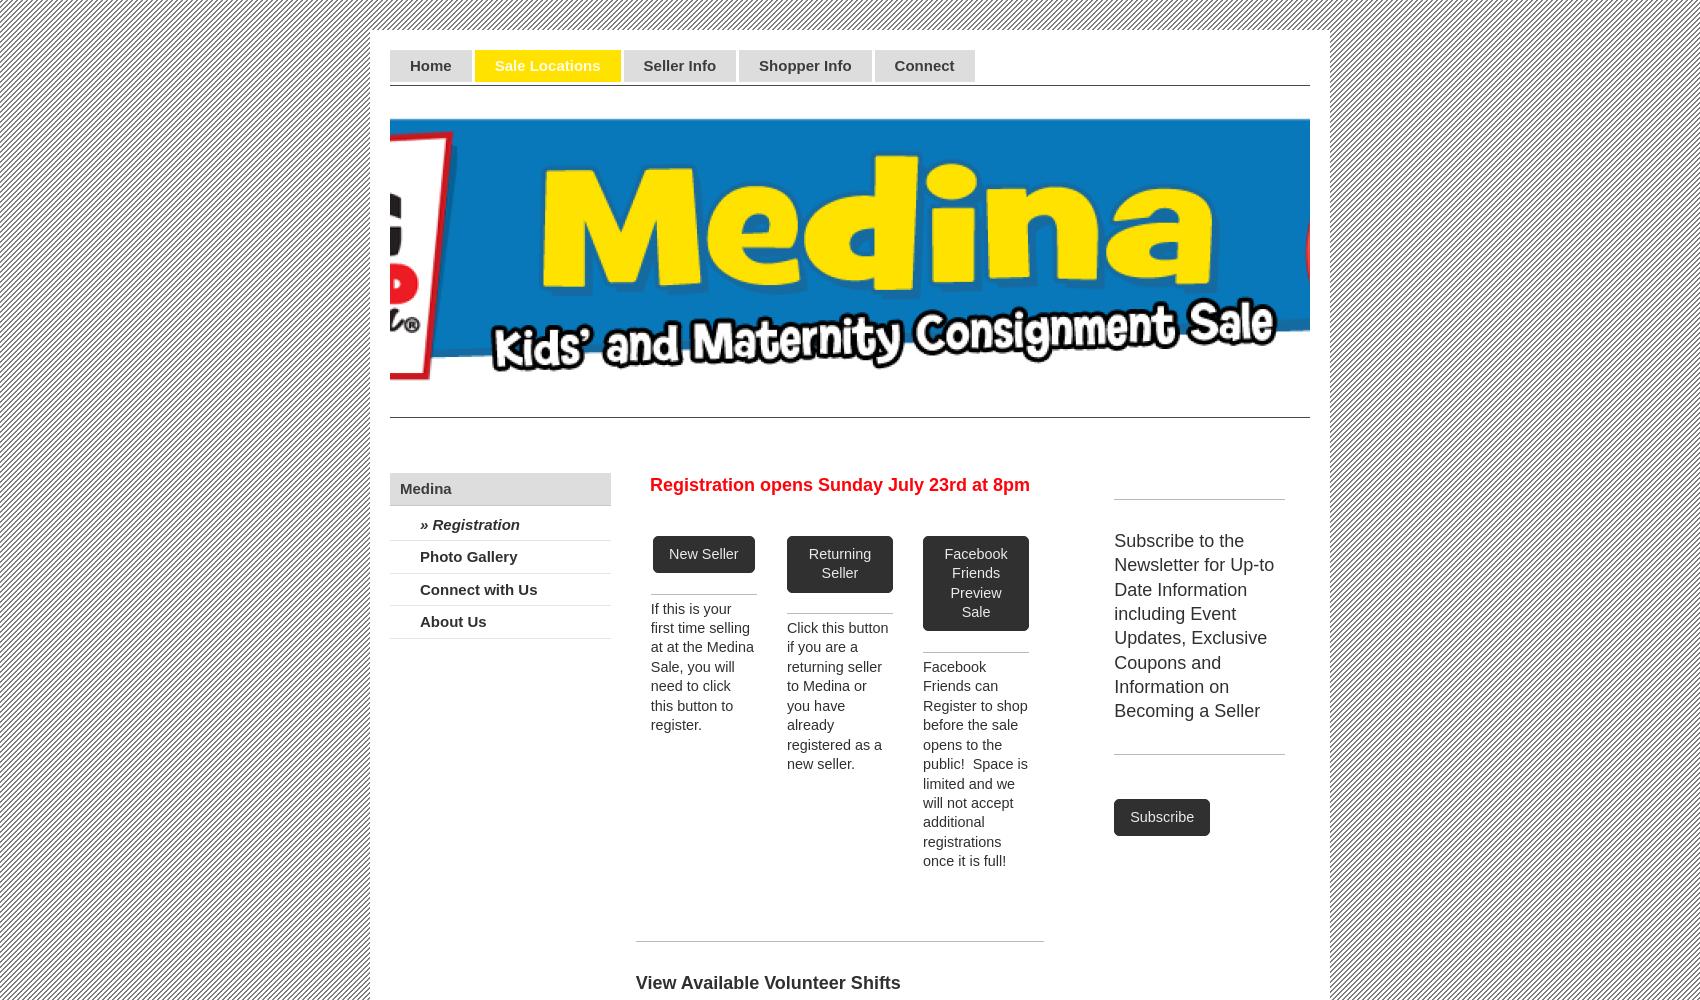 The image size is (1700, 1000). What do you see at coordinates (803, 64) in the screenshot?
I see `'Shopper Info'` at bounding box center [803, 64].